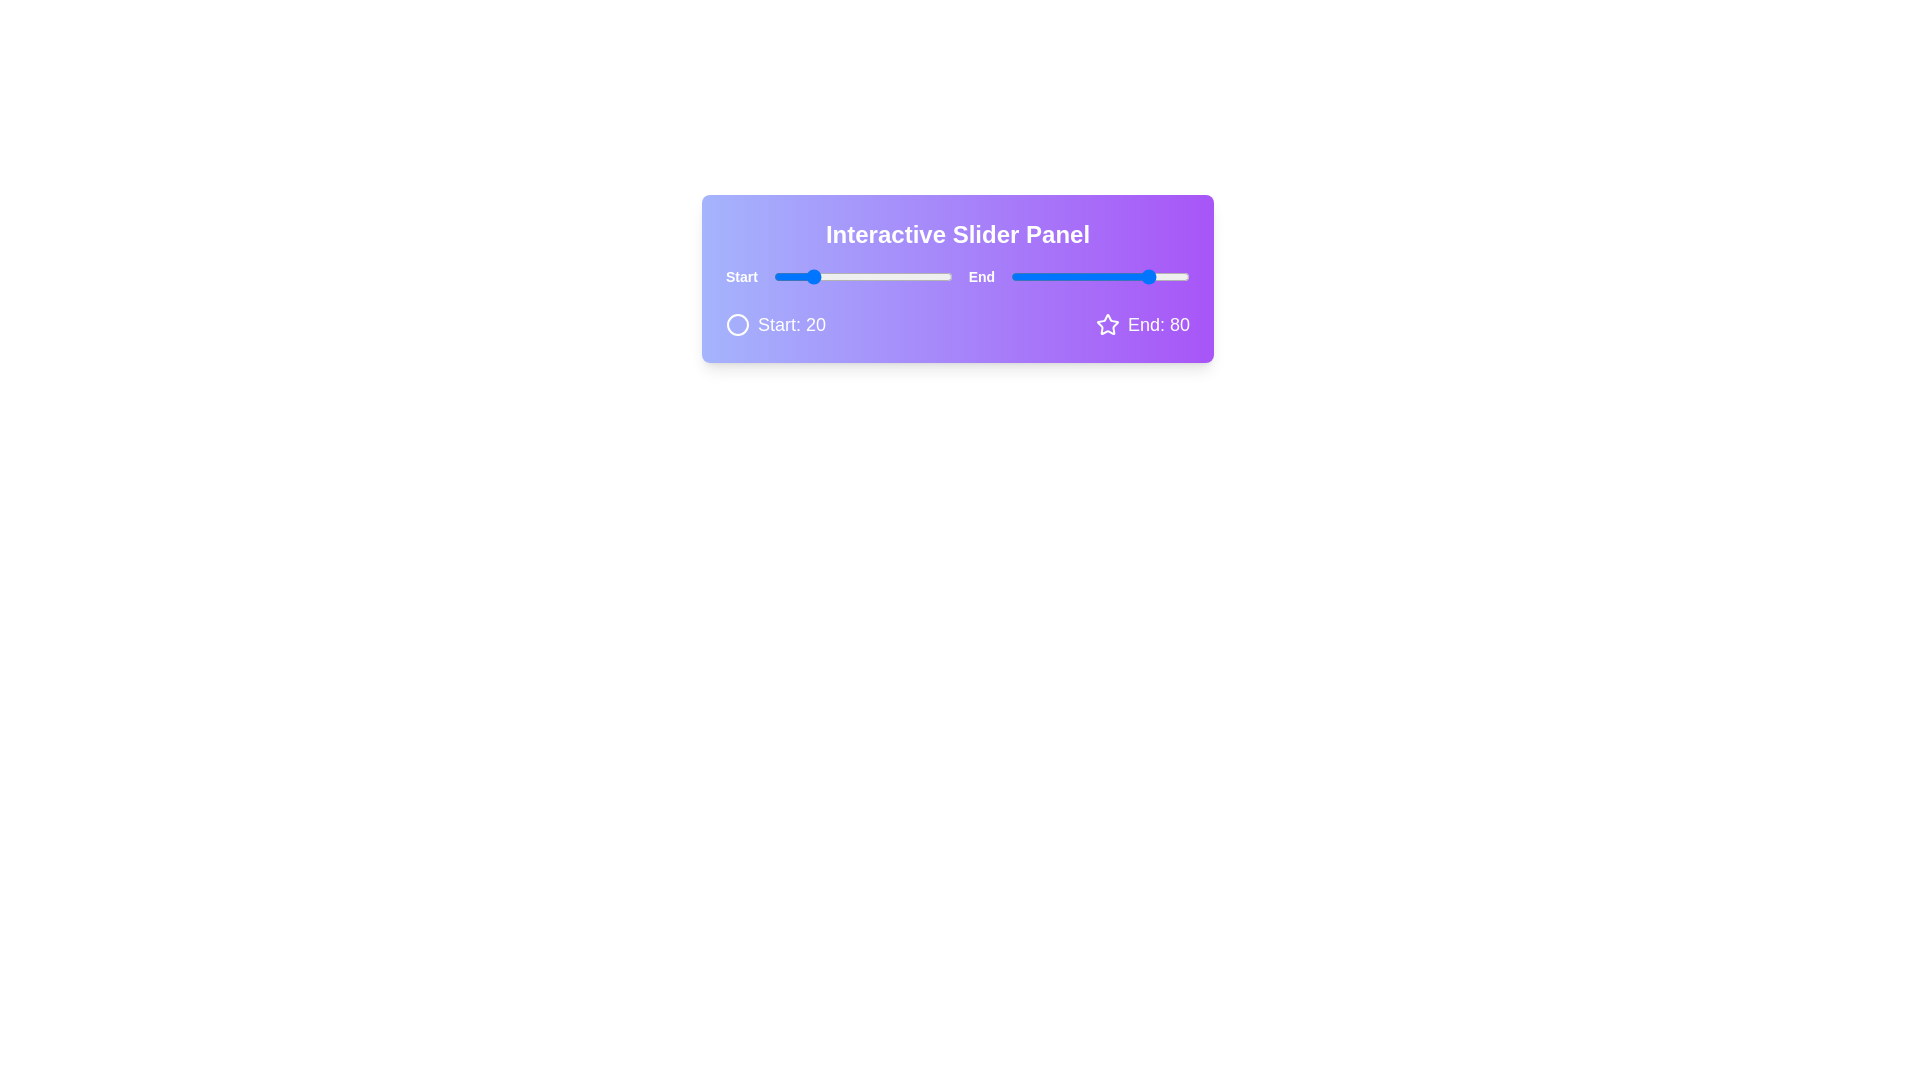 The image size is (1920, 1080). What do you see at coordinates (737, 323) in the screenshot?
I see `the circular UI component with a visible border and hollow center located to the left within an interactive panel` at bounding box center [737, 323].